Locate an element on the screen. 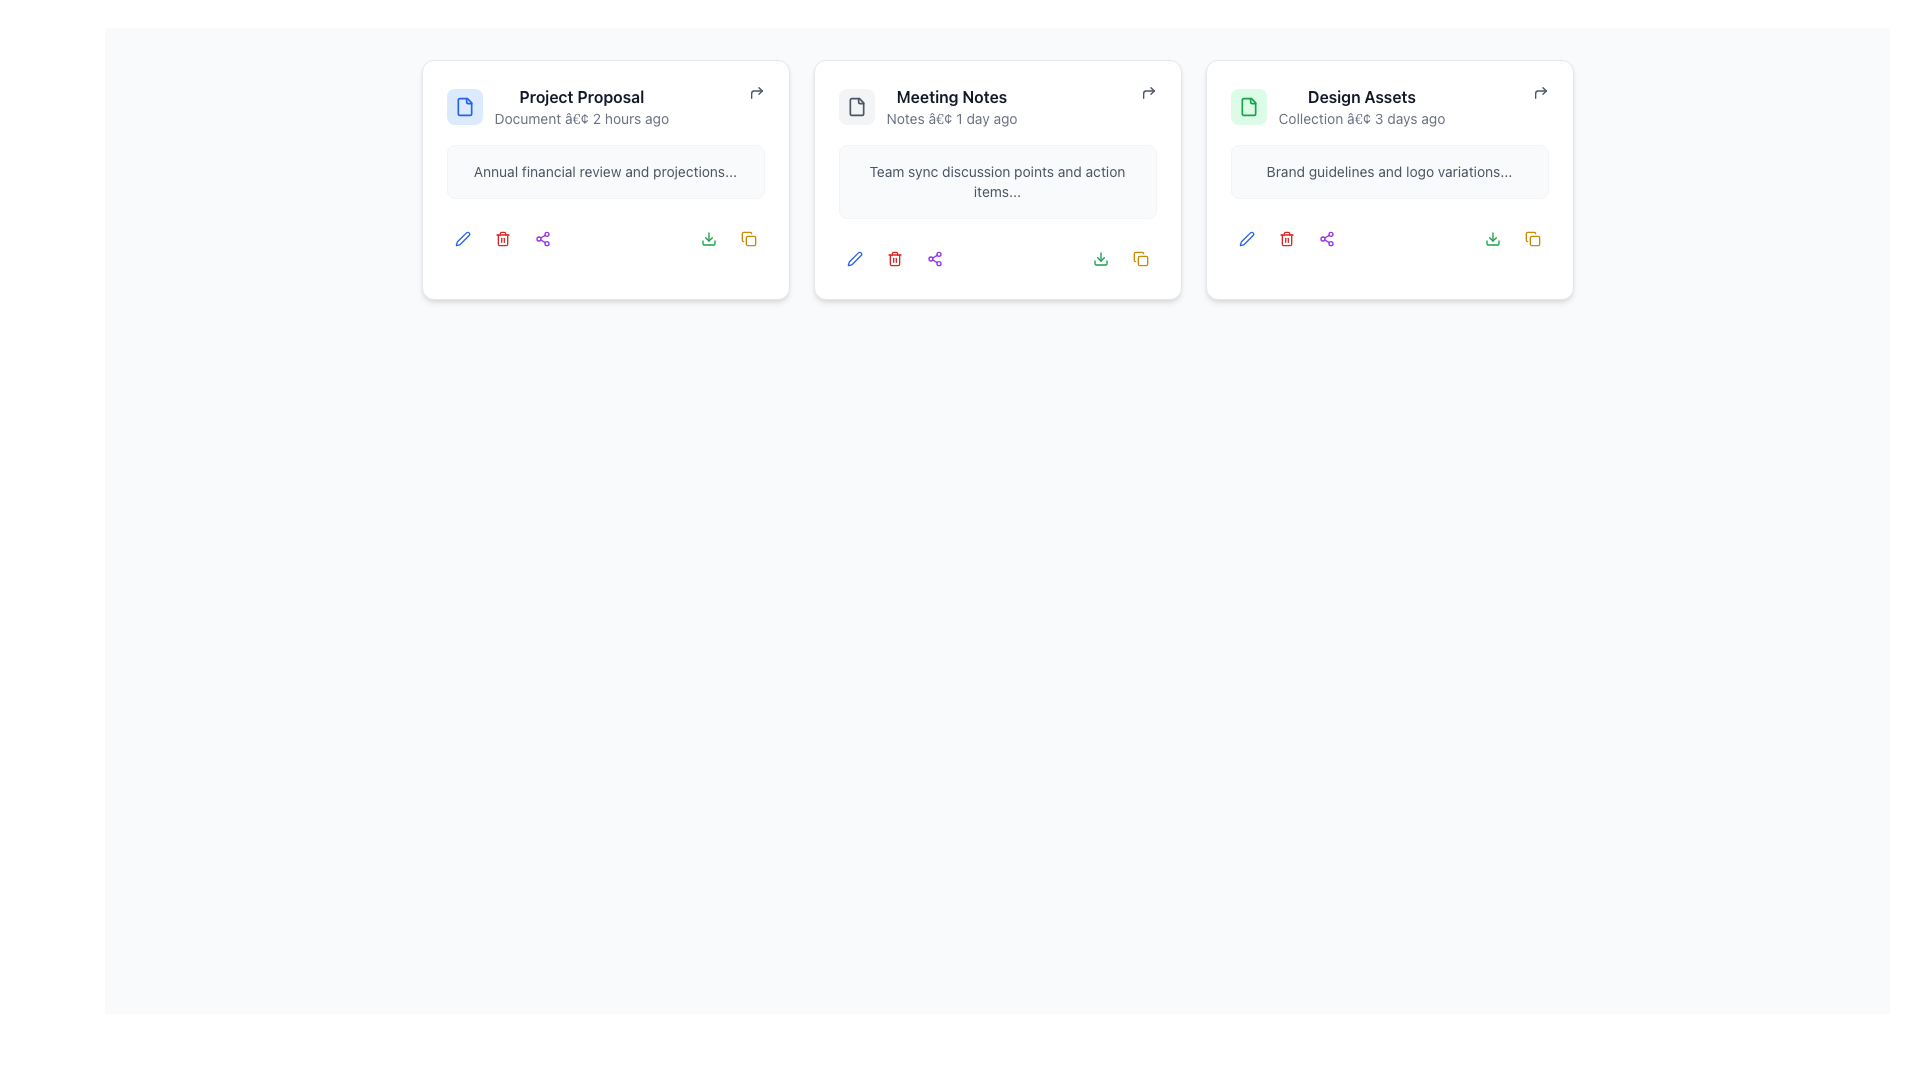 This screenshot has height=1080, width=1920. the toggle button located in the top-right corner of the 'Meeting Notes' card to select it is located at coordinates (1148, 92).